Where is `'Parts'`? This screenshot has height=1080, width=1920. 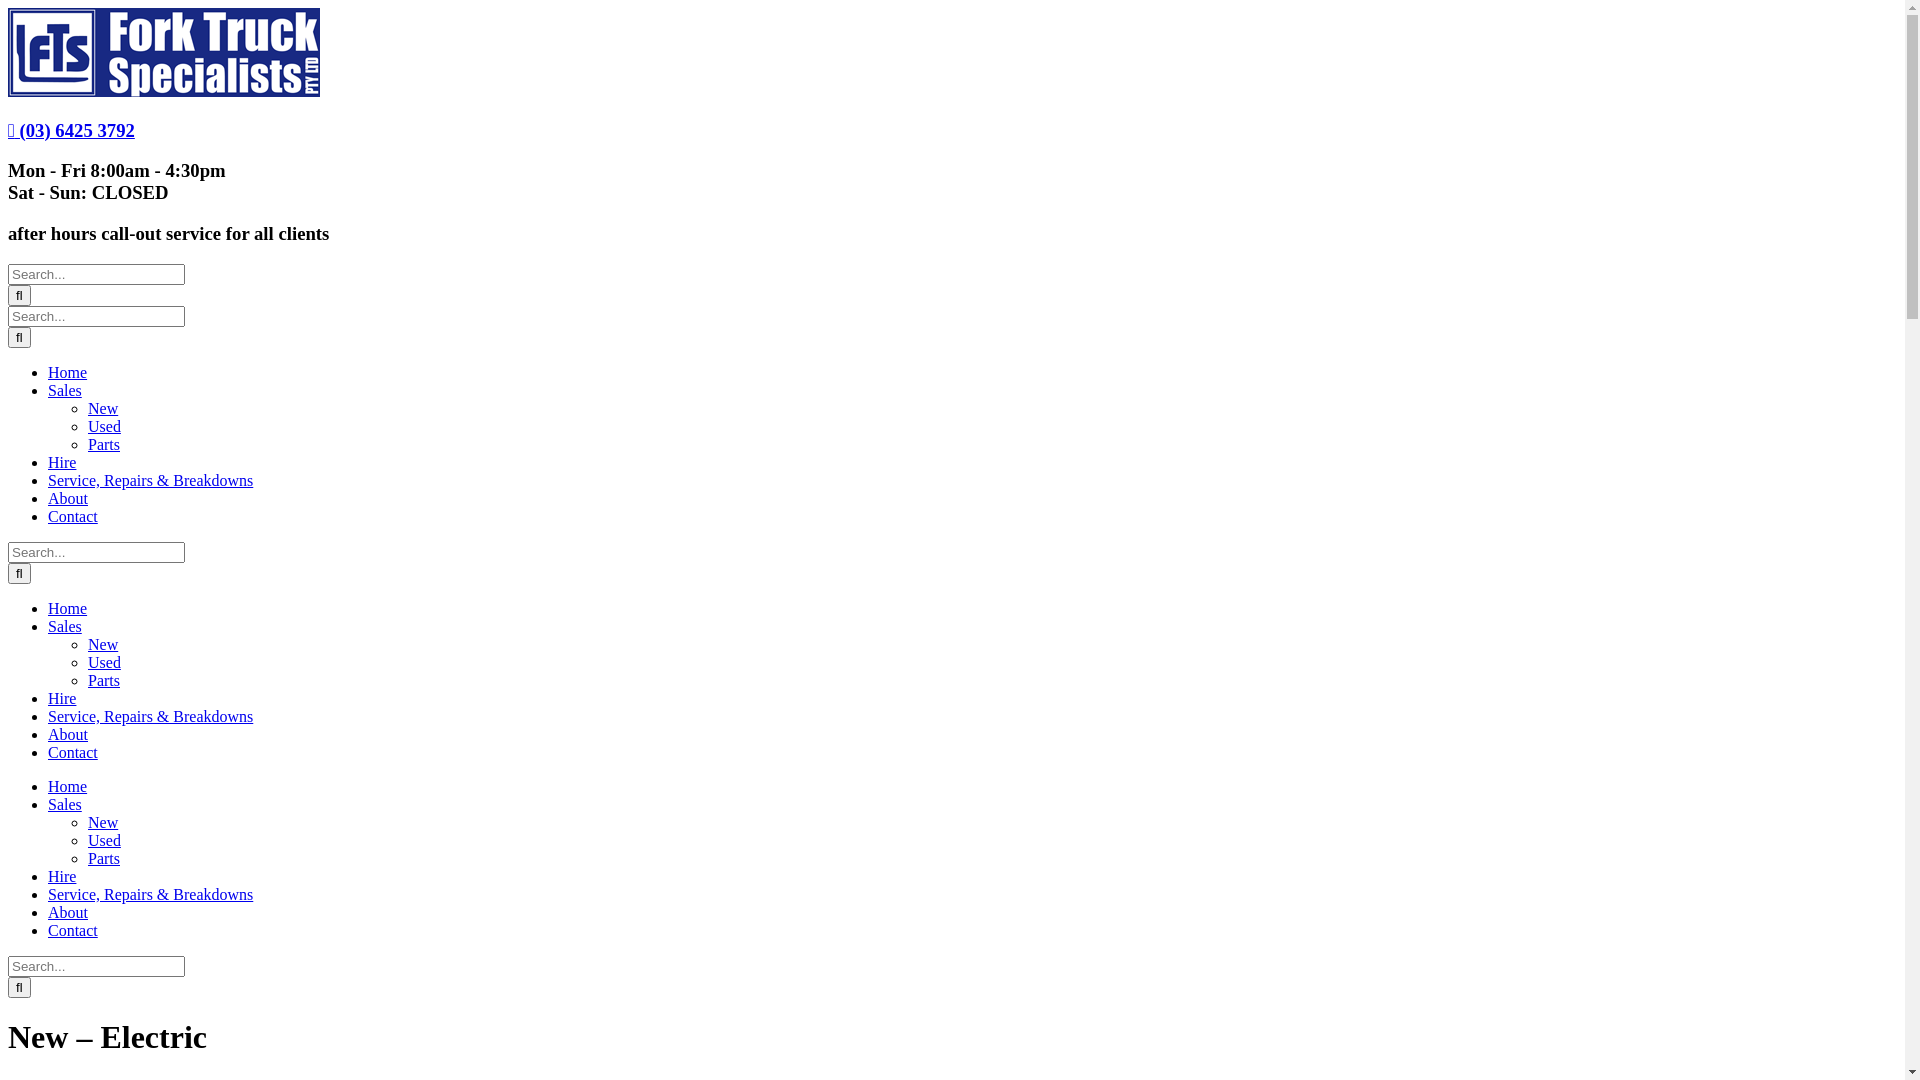 'Parts' is located at coordinates (103, 857).